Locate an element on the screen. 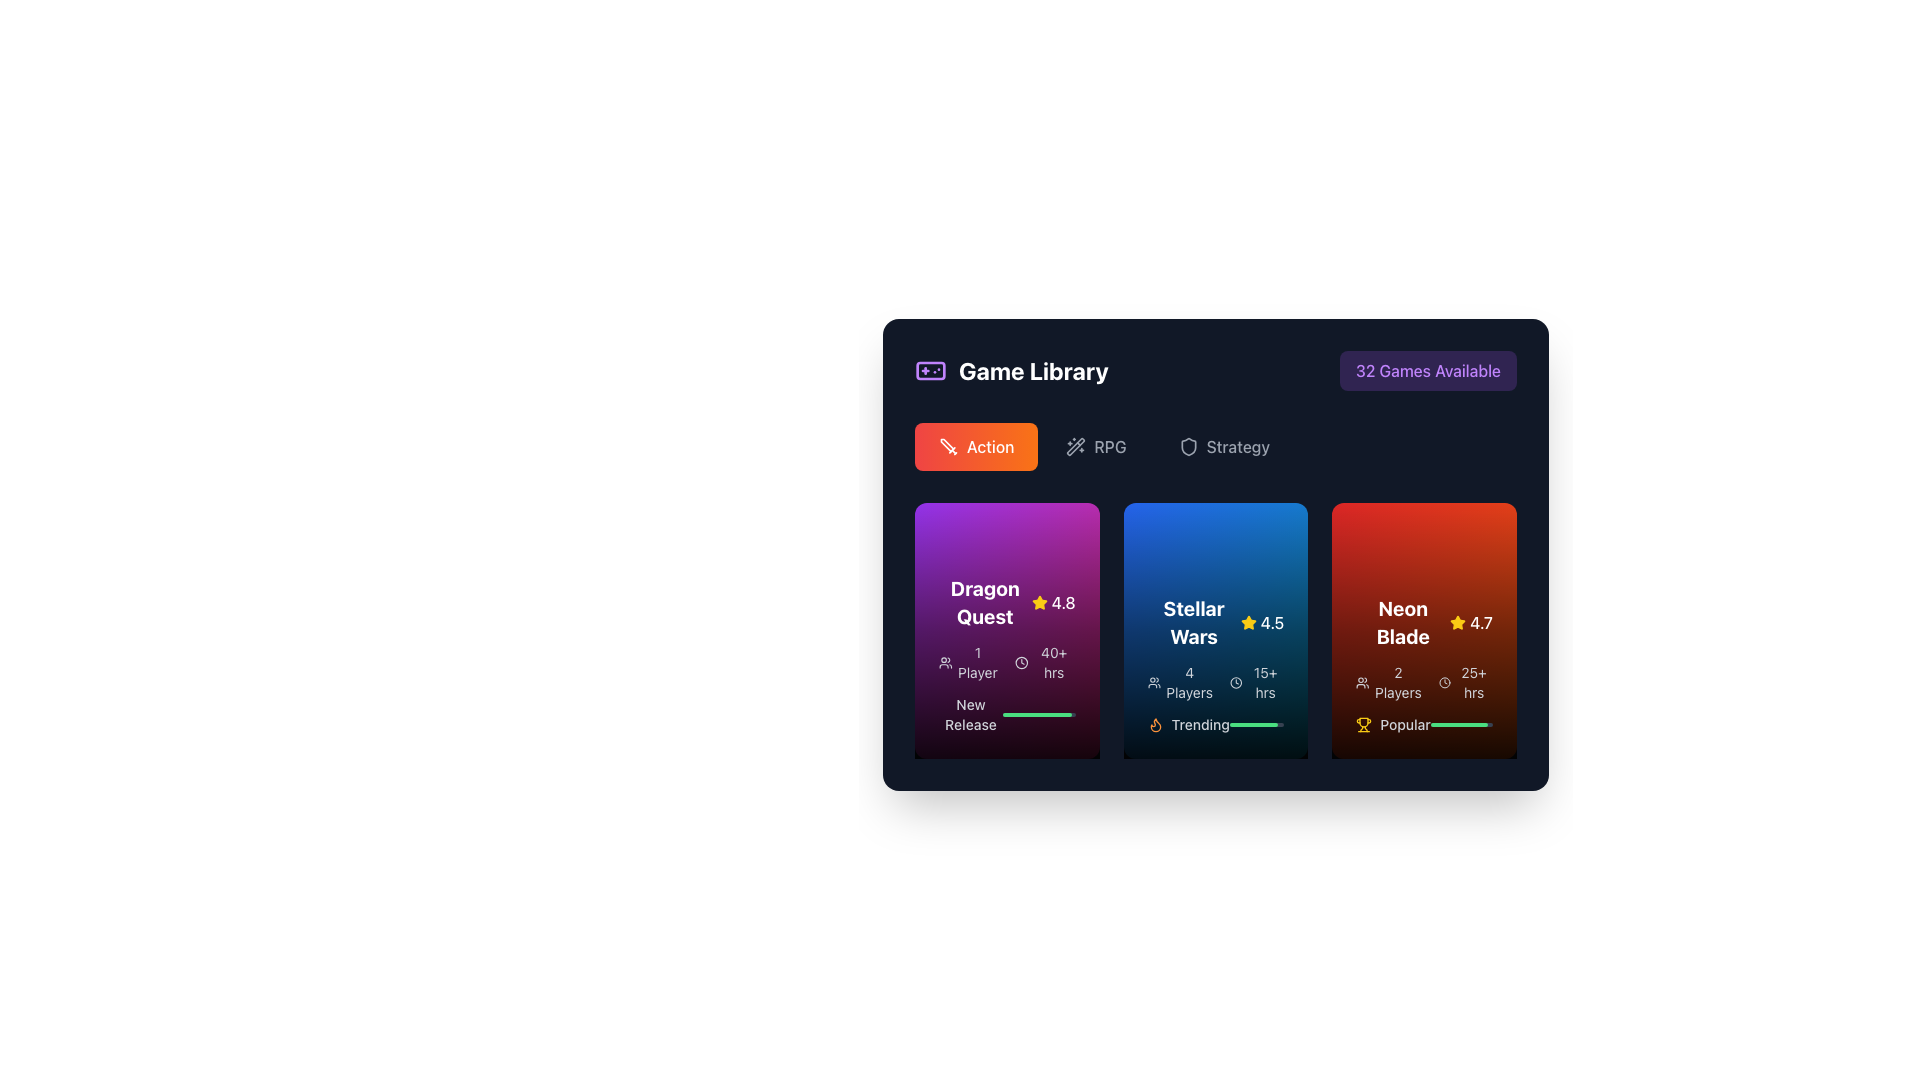  the 'Stellar Wars' title label in the 'Game Library' interface is located at coordinates (1194, 622).